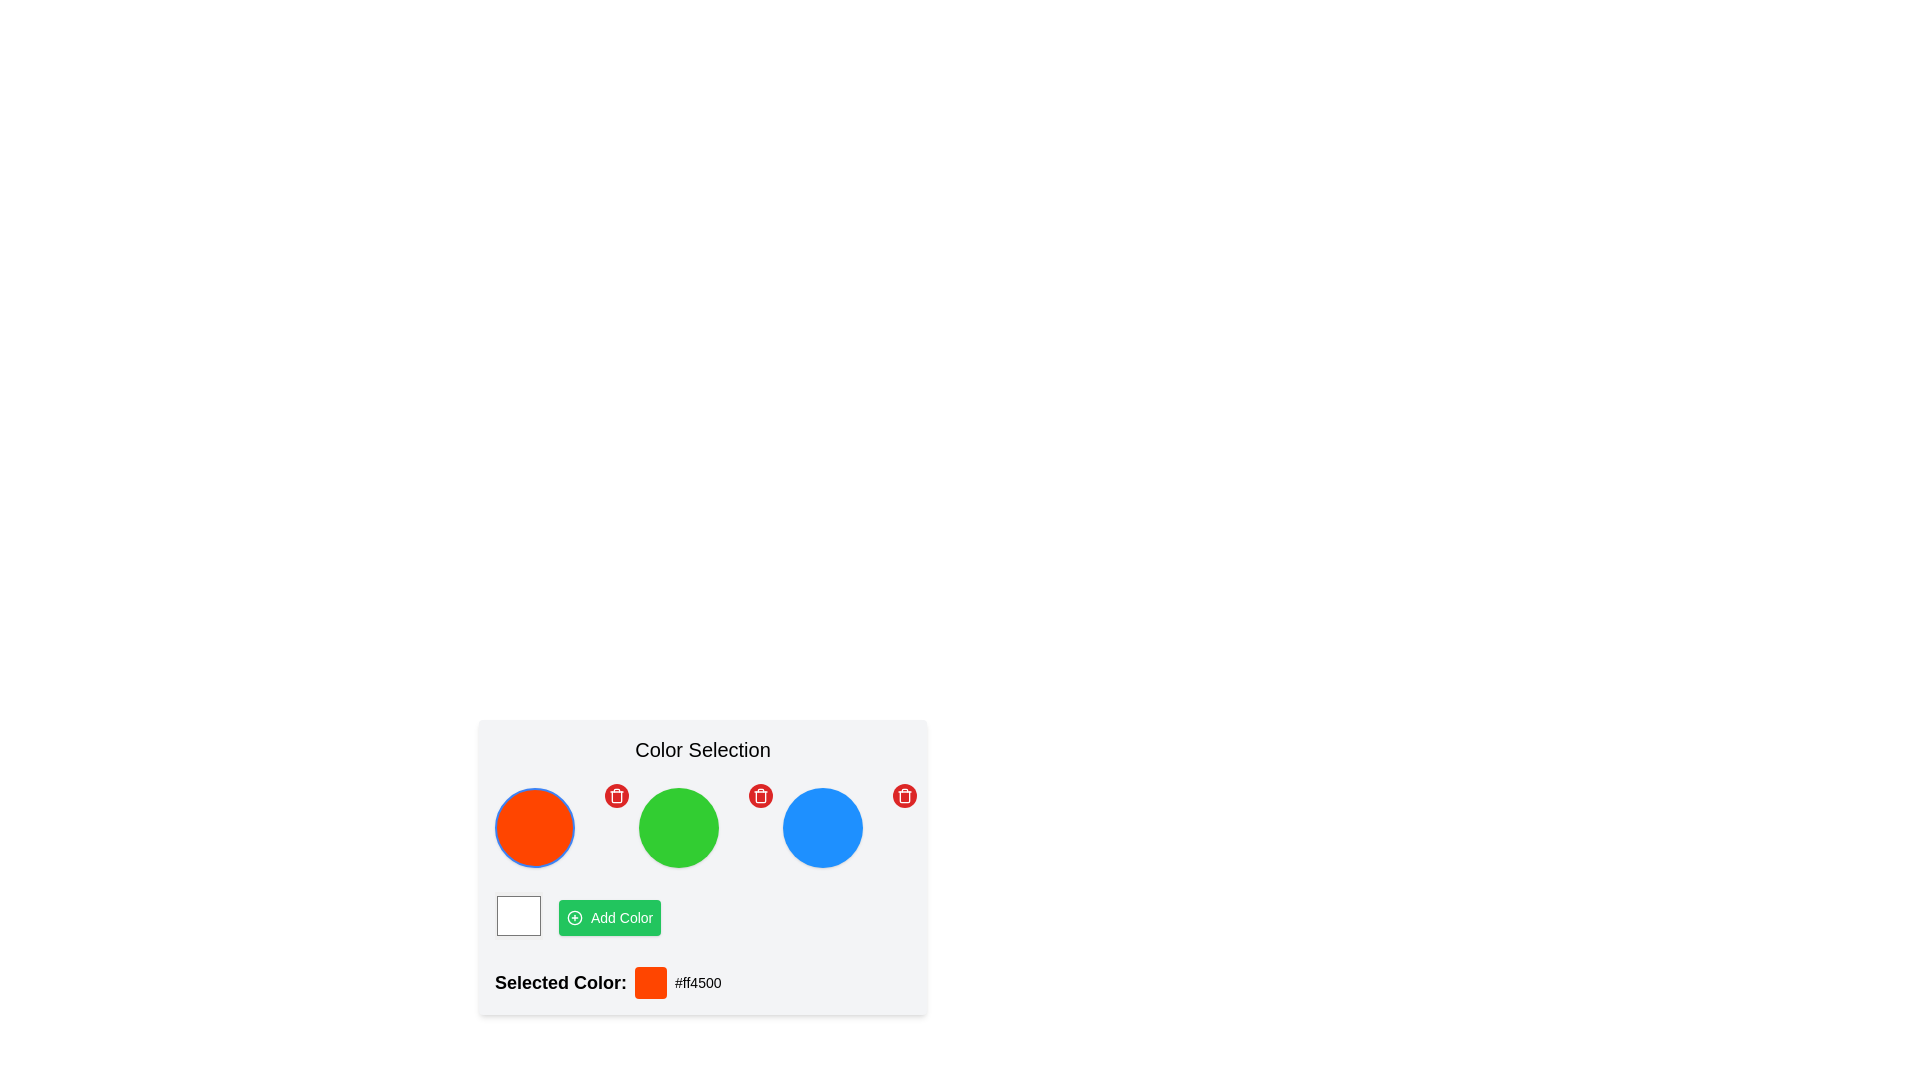 The width and height of the screenshot is (1920, 1080). Describe the element at coordinates (609, 917) in the screenshot. I see `the button that allows users to add a new color, located in the lower region of the 'Color Selection' panel, positioned to the right of the white square box` at that location.